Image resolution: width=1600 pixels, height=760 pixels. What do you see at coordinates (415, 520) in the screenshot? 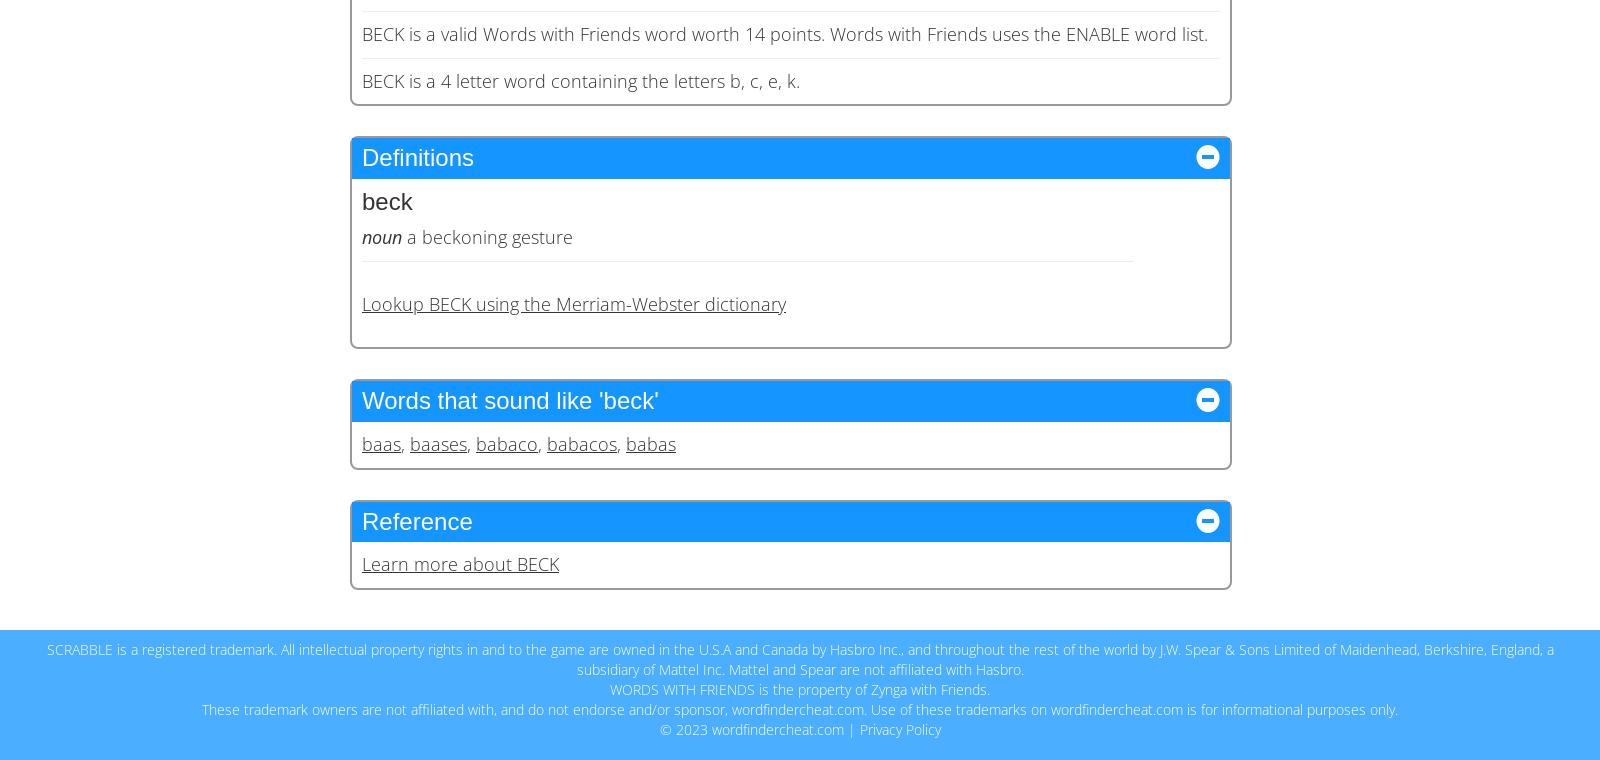
I see `'Reference'` at bounding box center [415, 520].